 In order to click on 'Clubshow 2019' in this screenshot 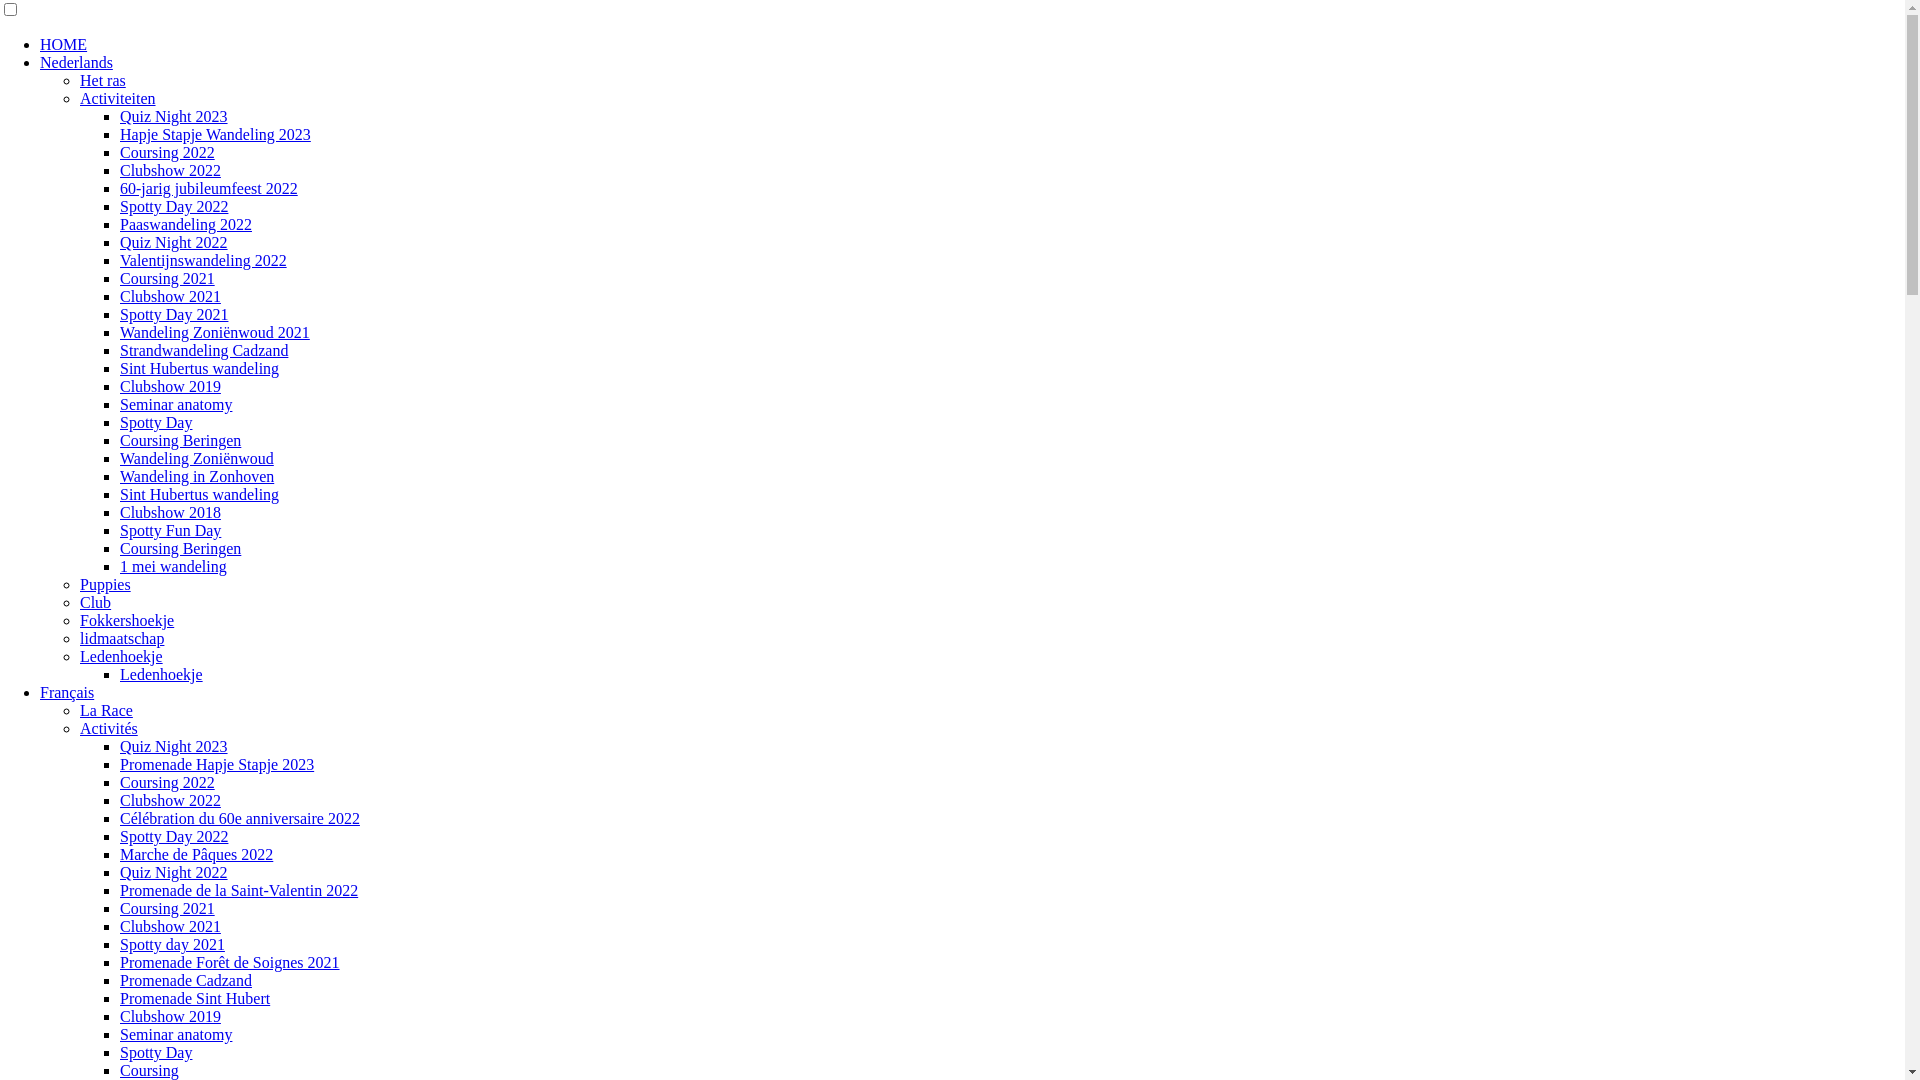, I will do `click(170, 386)`.